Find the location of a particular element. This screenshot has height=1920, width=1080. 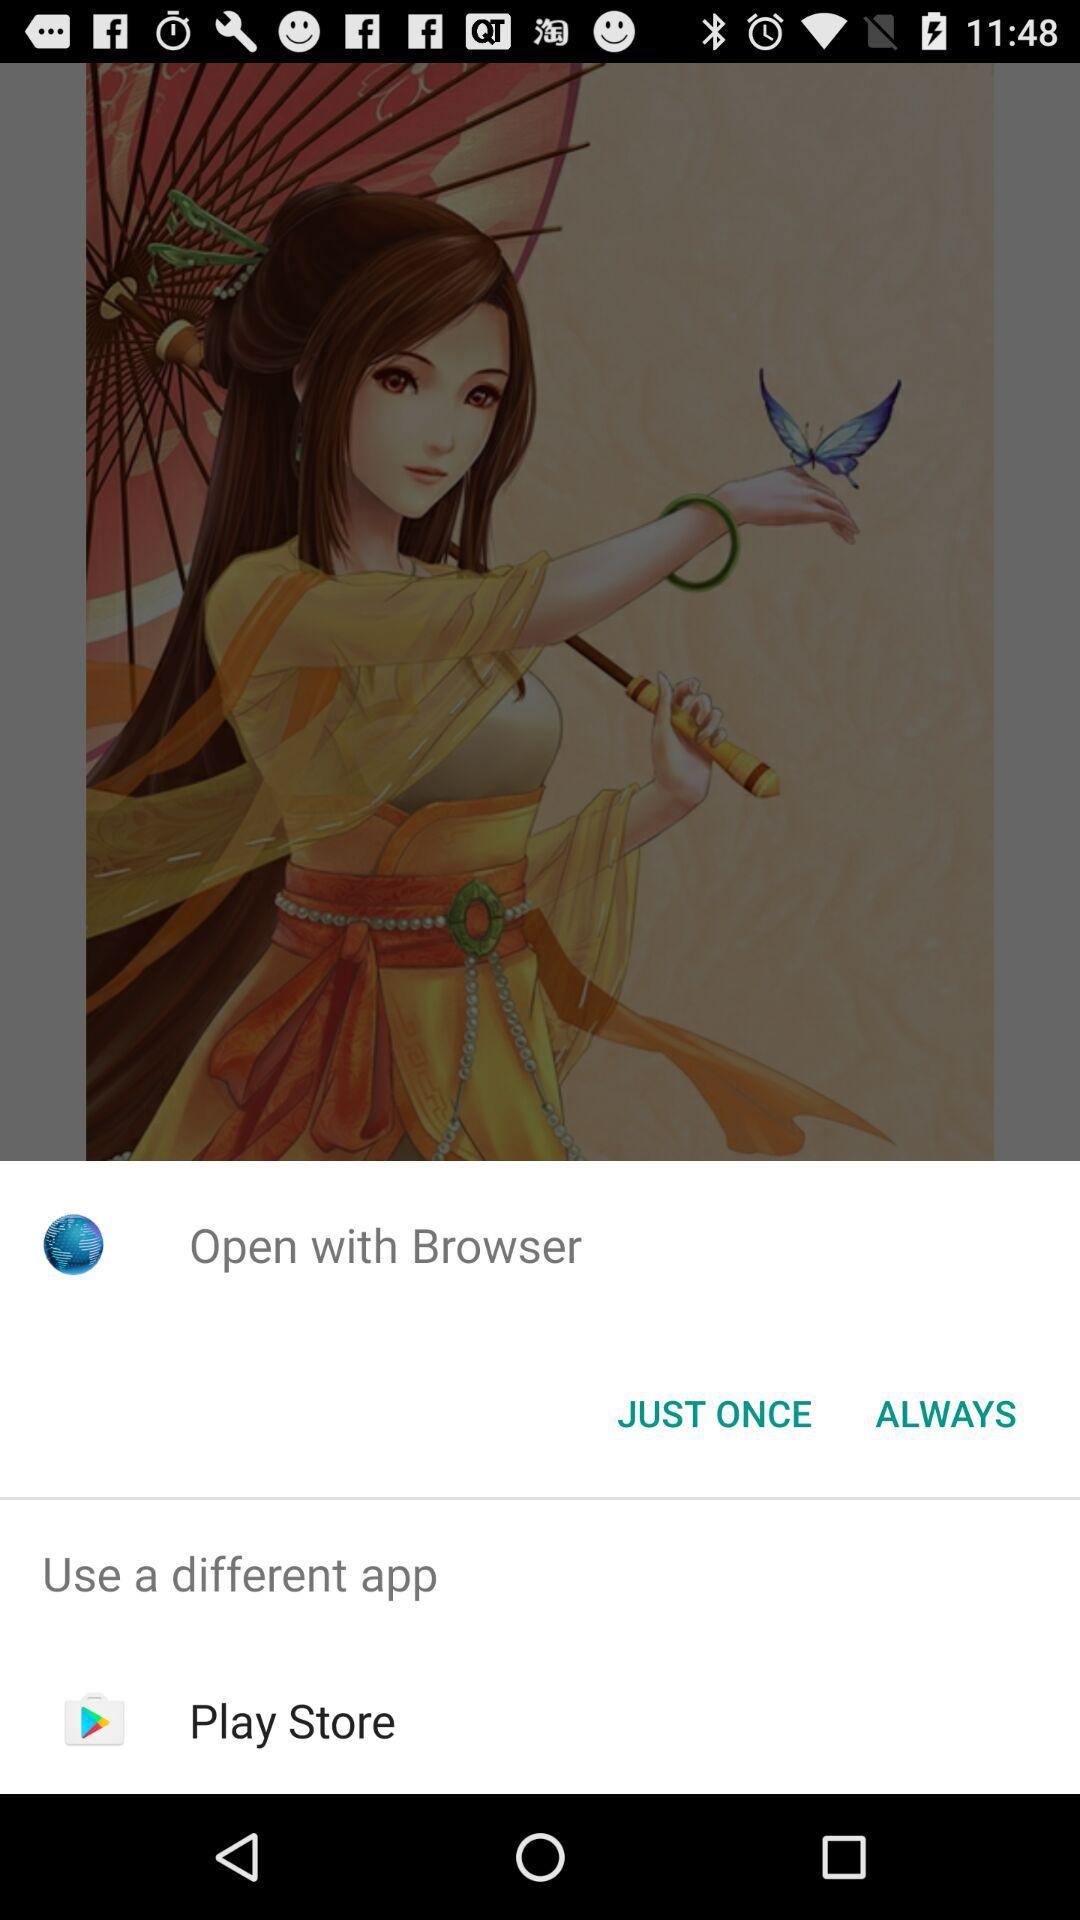

the item above the play store app is located at coordinates (540, 1572).